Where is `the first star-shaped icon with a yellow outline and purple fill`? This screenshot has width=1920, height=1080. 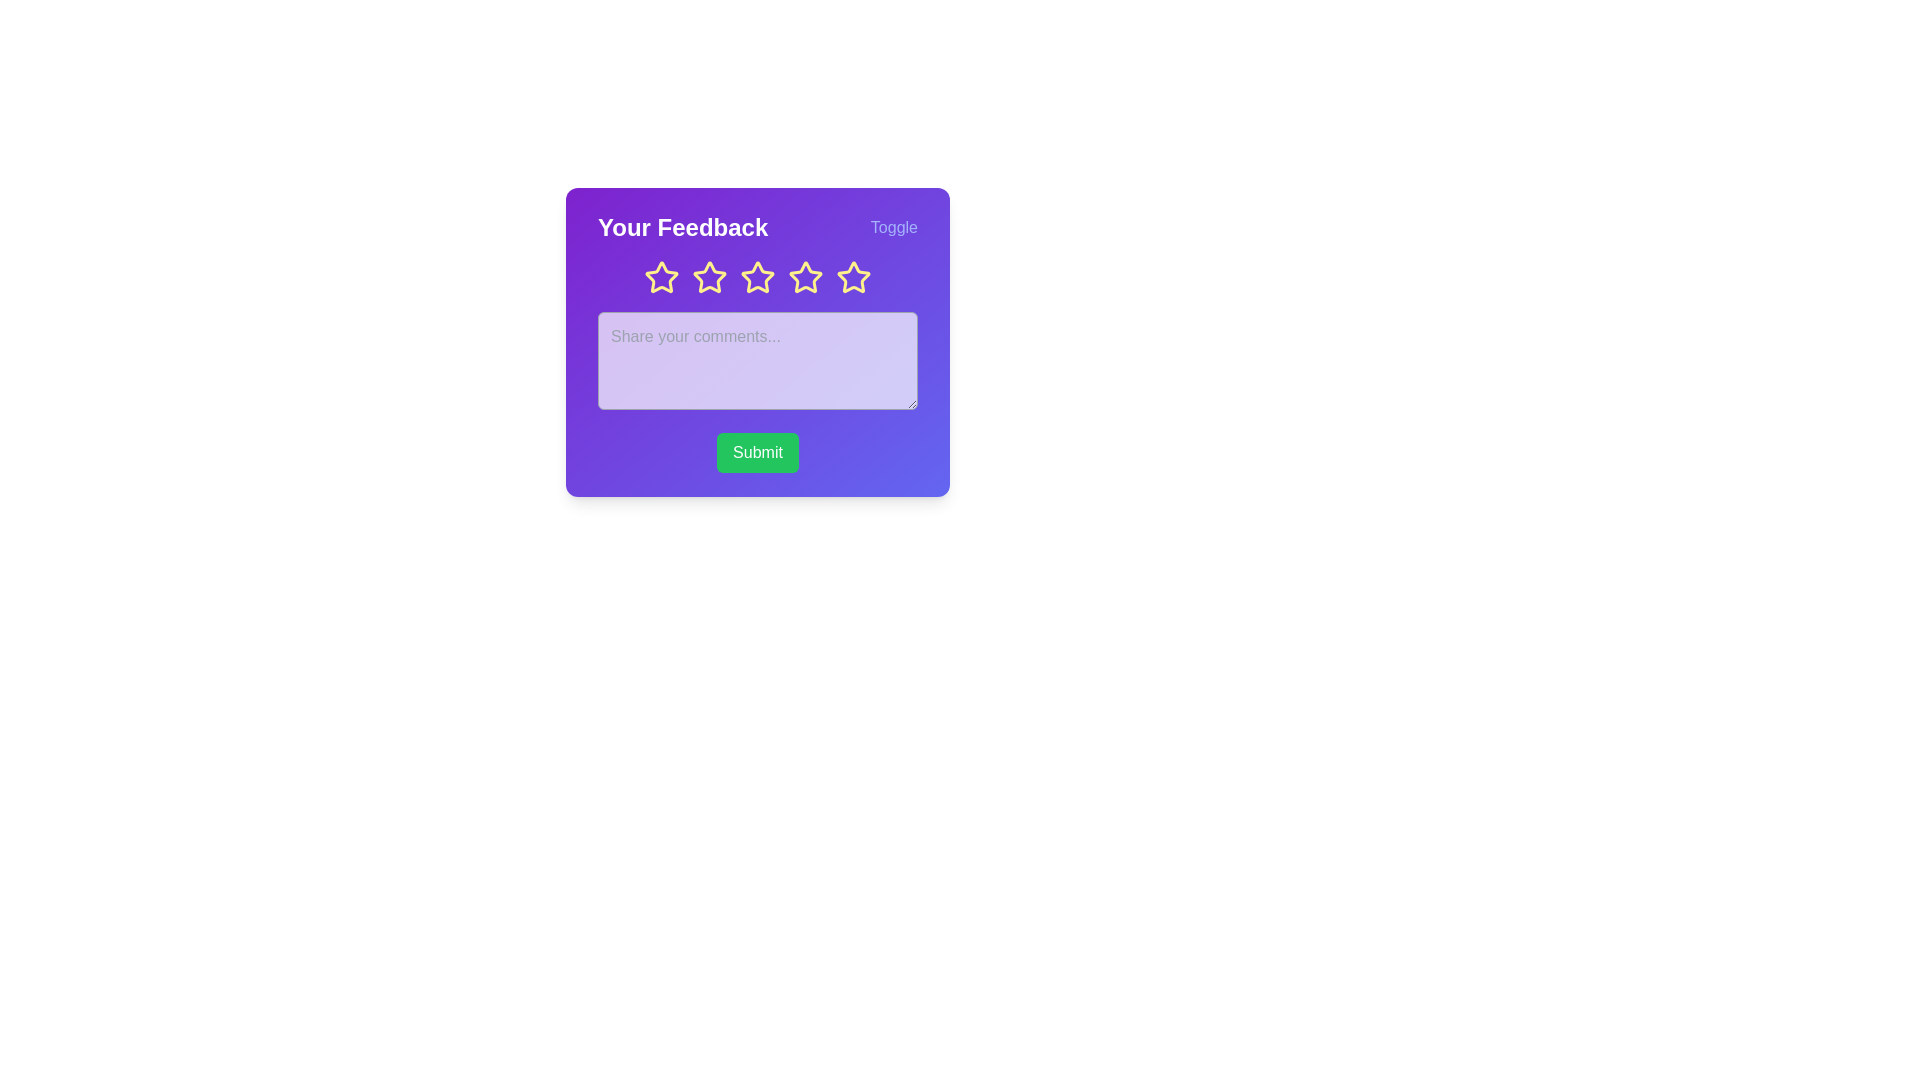
the first star-shaped icon with a yellow outline and purple fill is located at coordinates (661, 277).